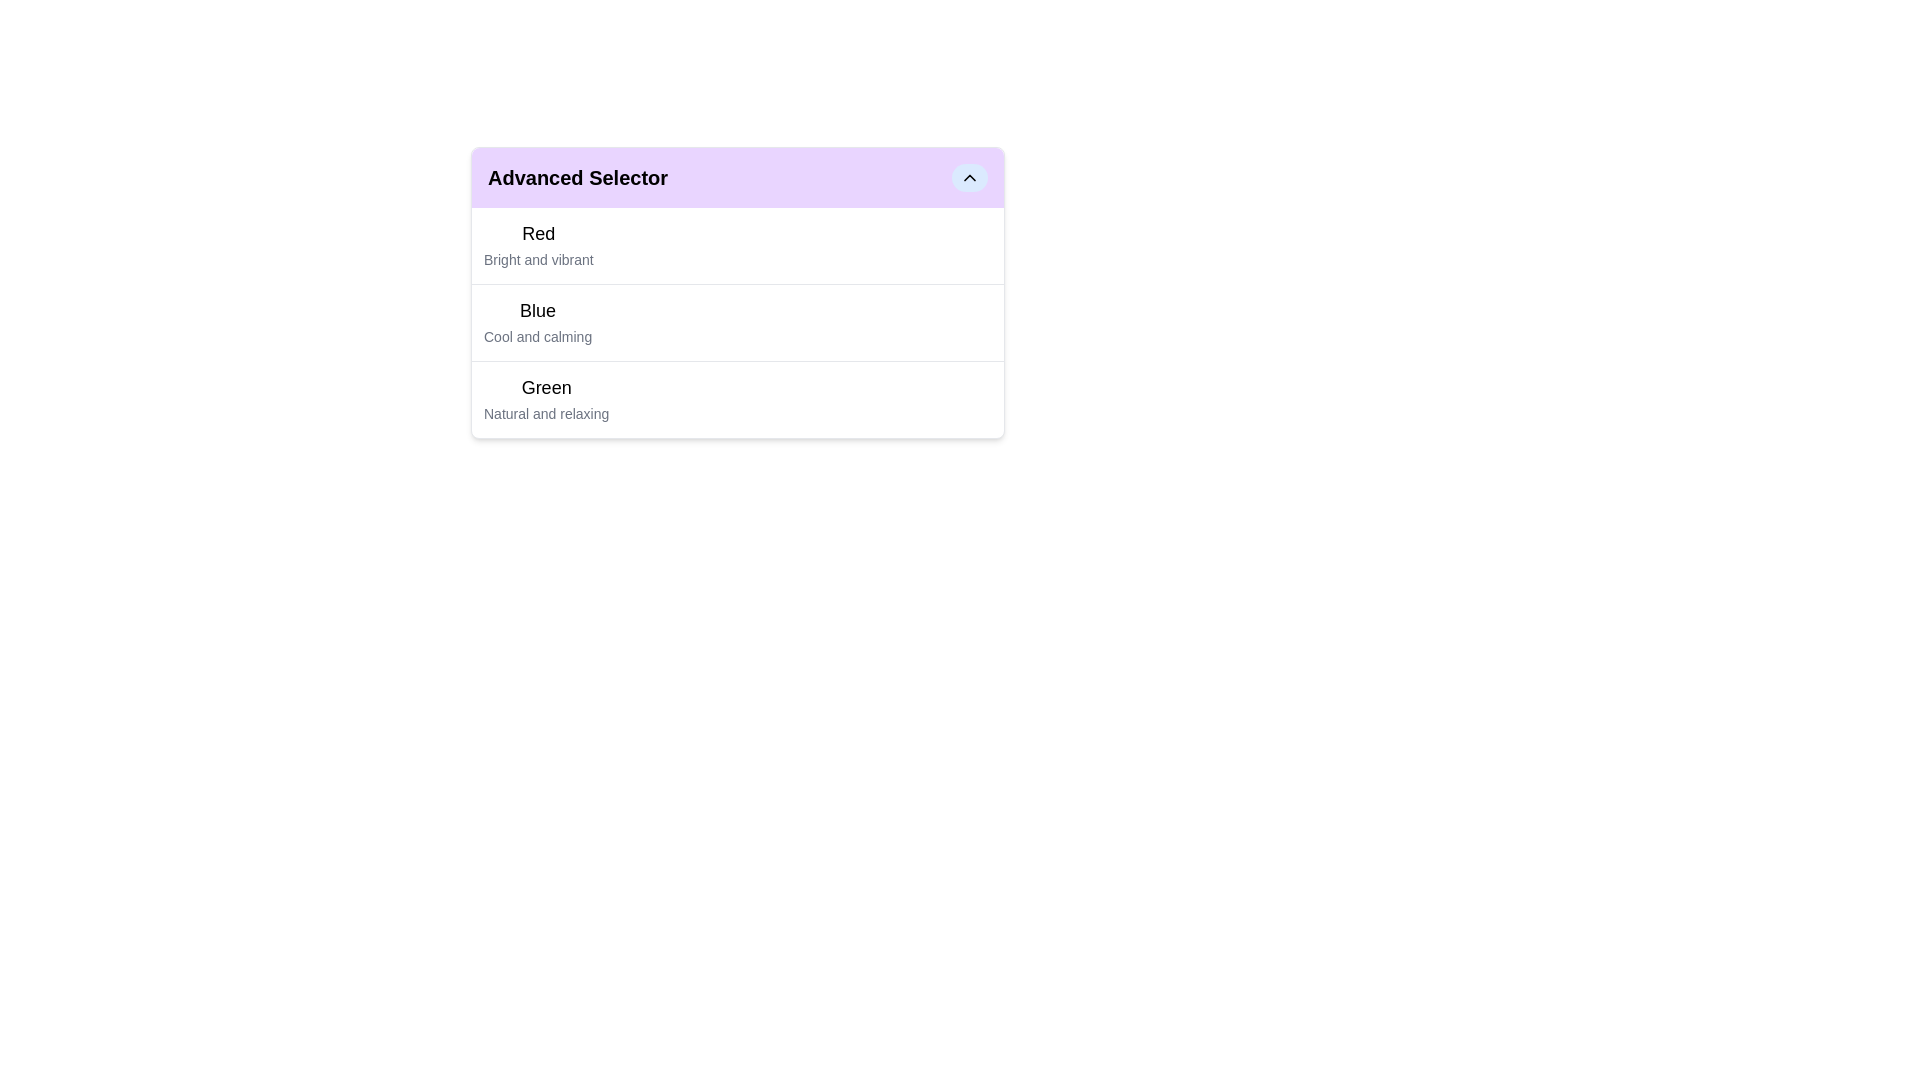 This screenshot has height=1080, width=1920. I want to click on the 'Blue' text label in the dropdown menu labeled 'Advanced Selector', so click(538, 311).